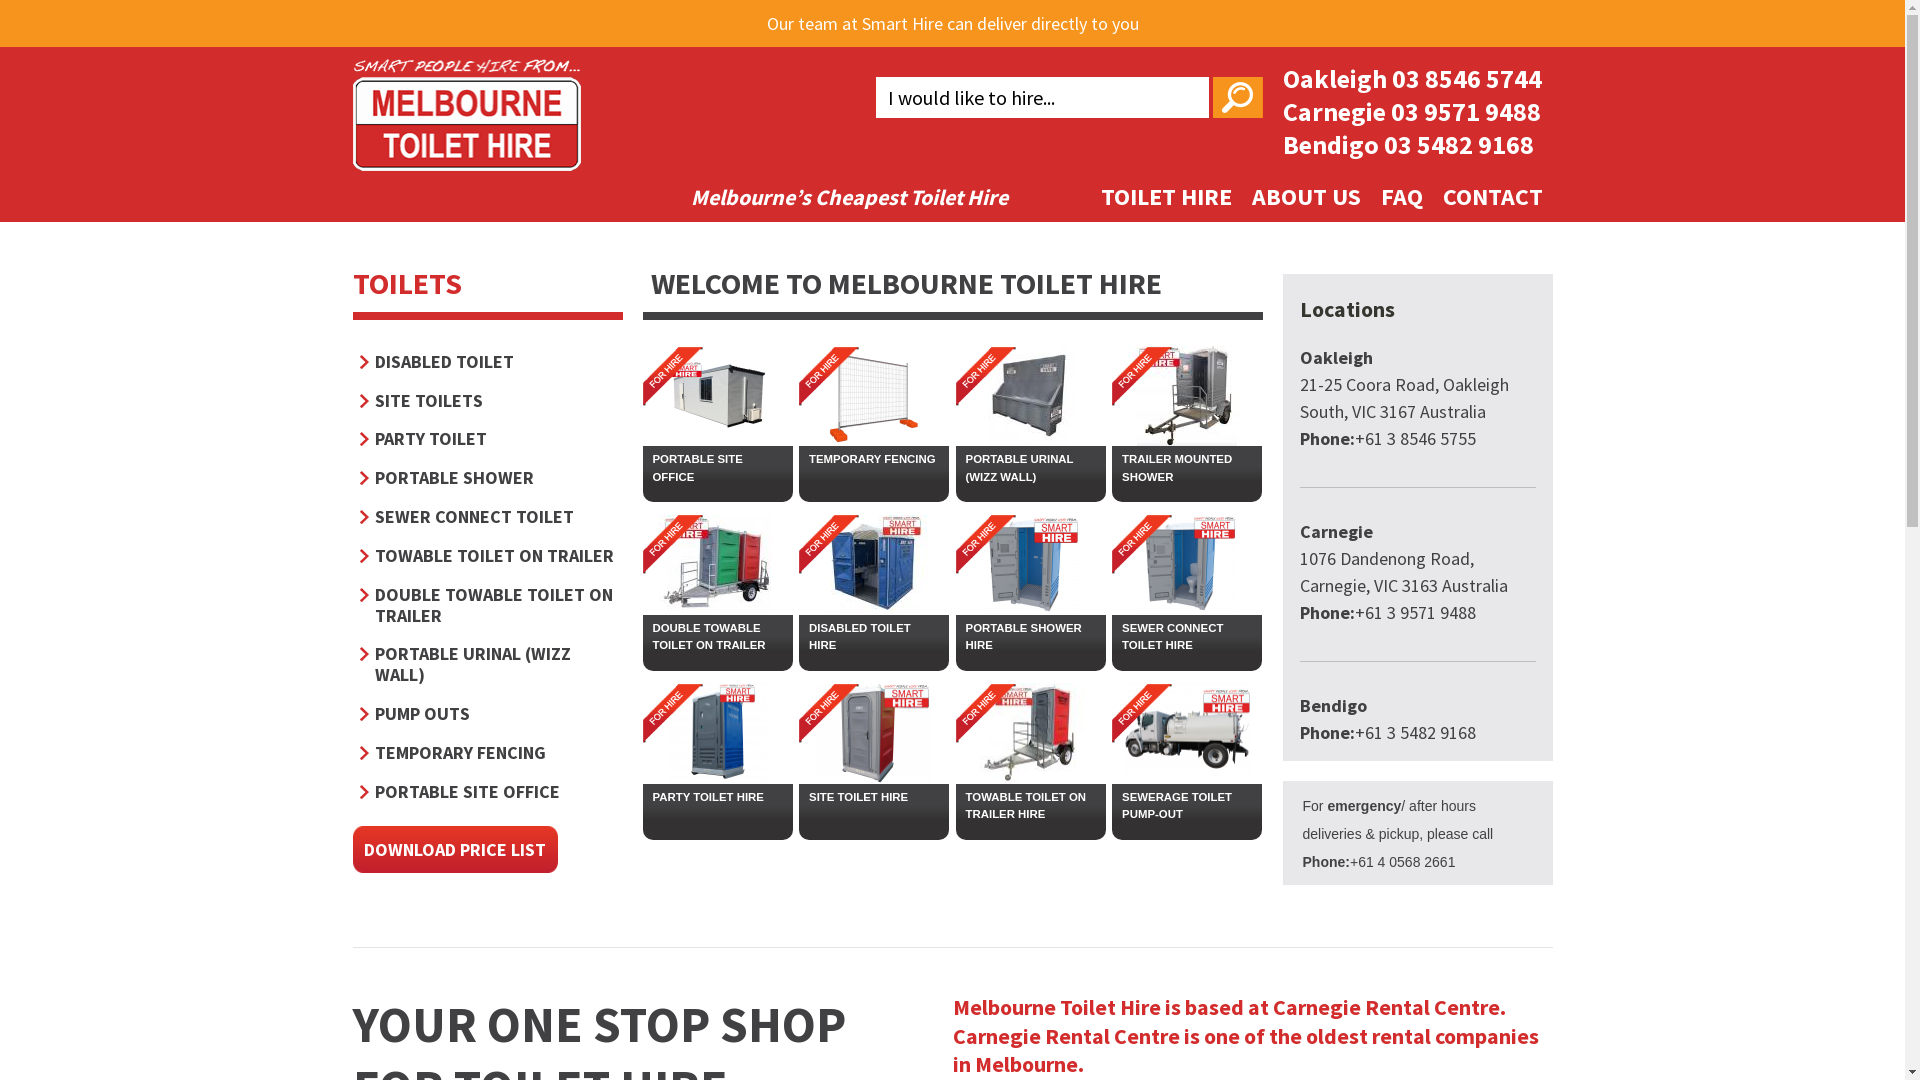  I want to click on 'ABOUT US', so click(1306, 196).